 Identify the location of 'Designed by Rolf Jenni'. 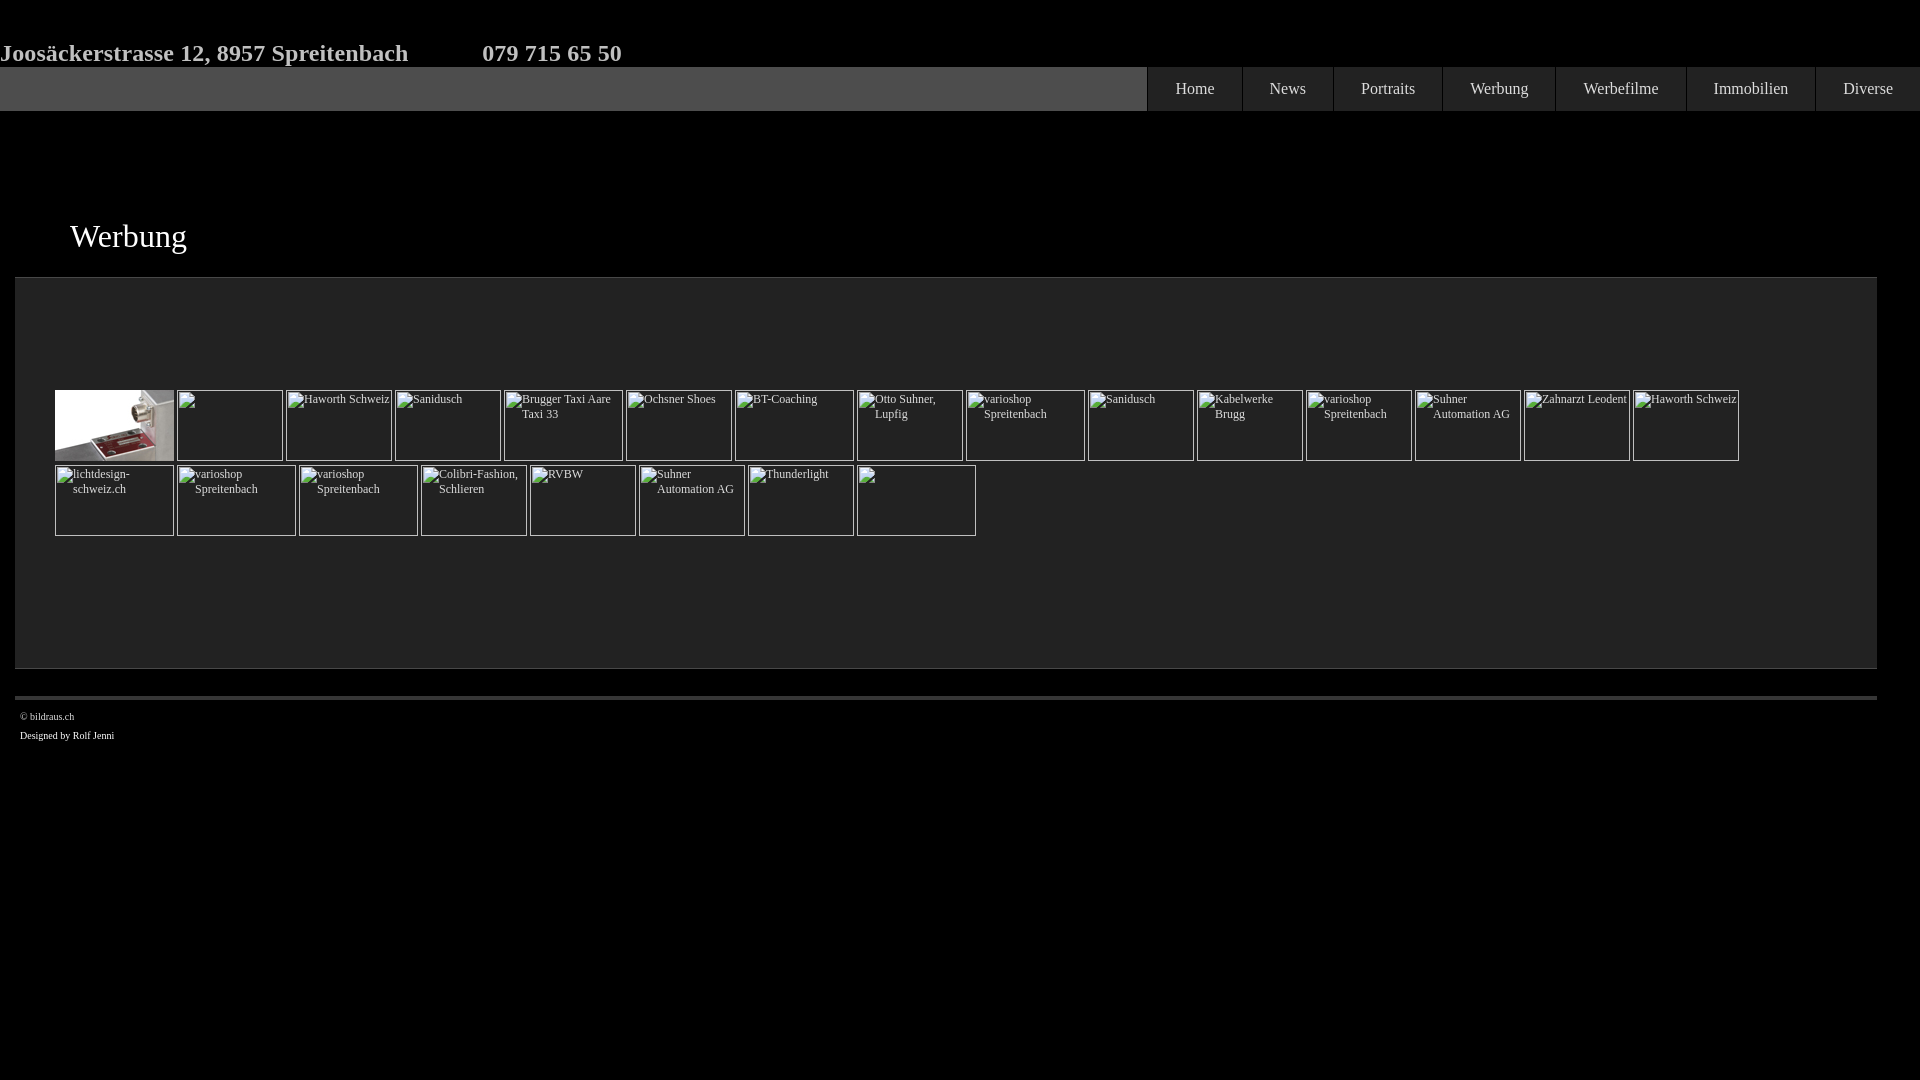
(67, 735).